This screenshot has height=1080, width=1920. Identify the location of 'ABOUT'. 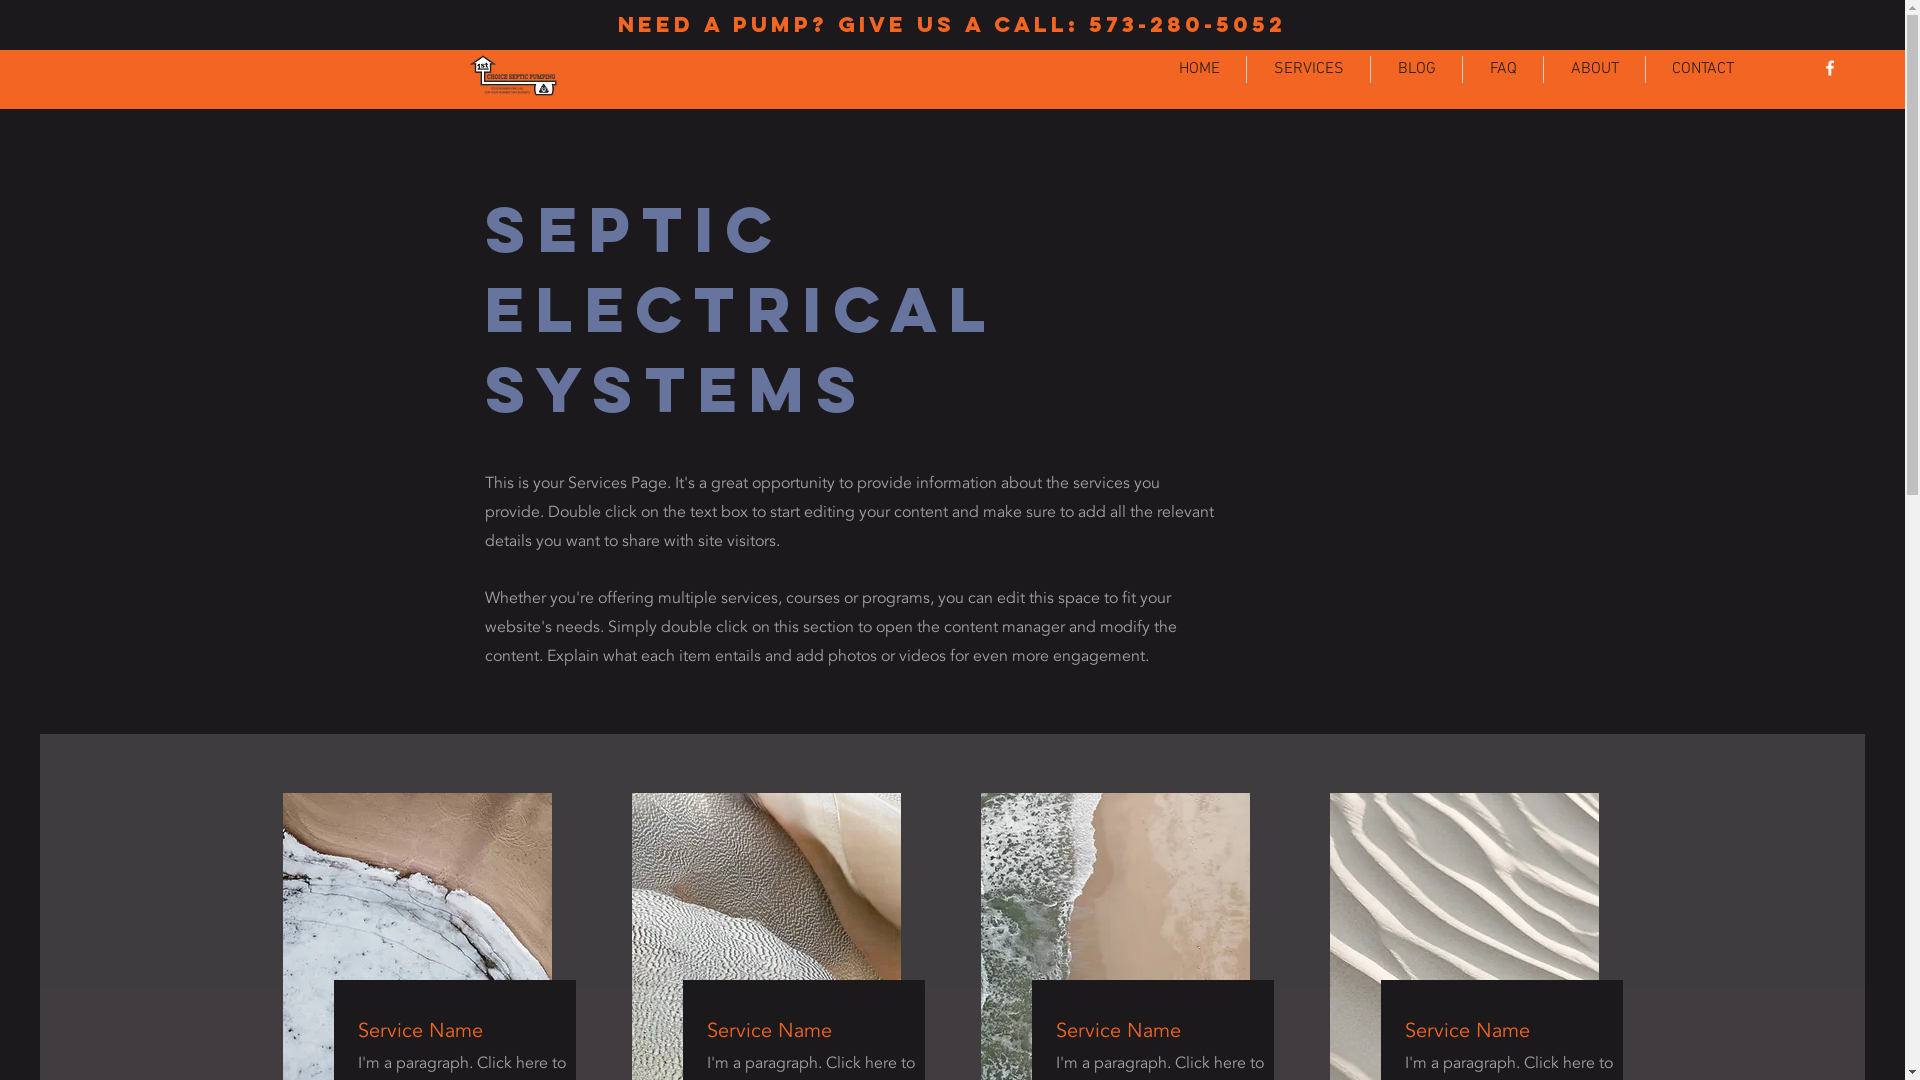
(1593, 68).